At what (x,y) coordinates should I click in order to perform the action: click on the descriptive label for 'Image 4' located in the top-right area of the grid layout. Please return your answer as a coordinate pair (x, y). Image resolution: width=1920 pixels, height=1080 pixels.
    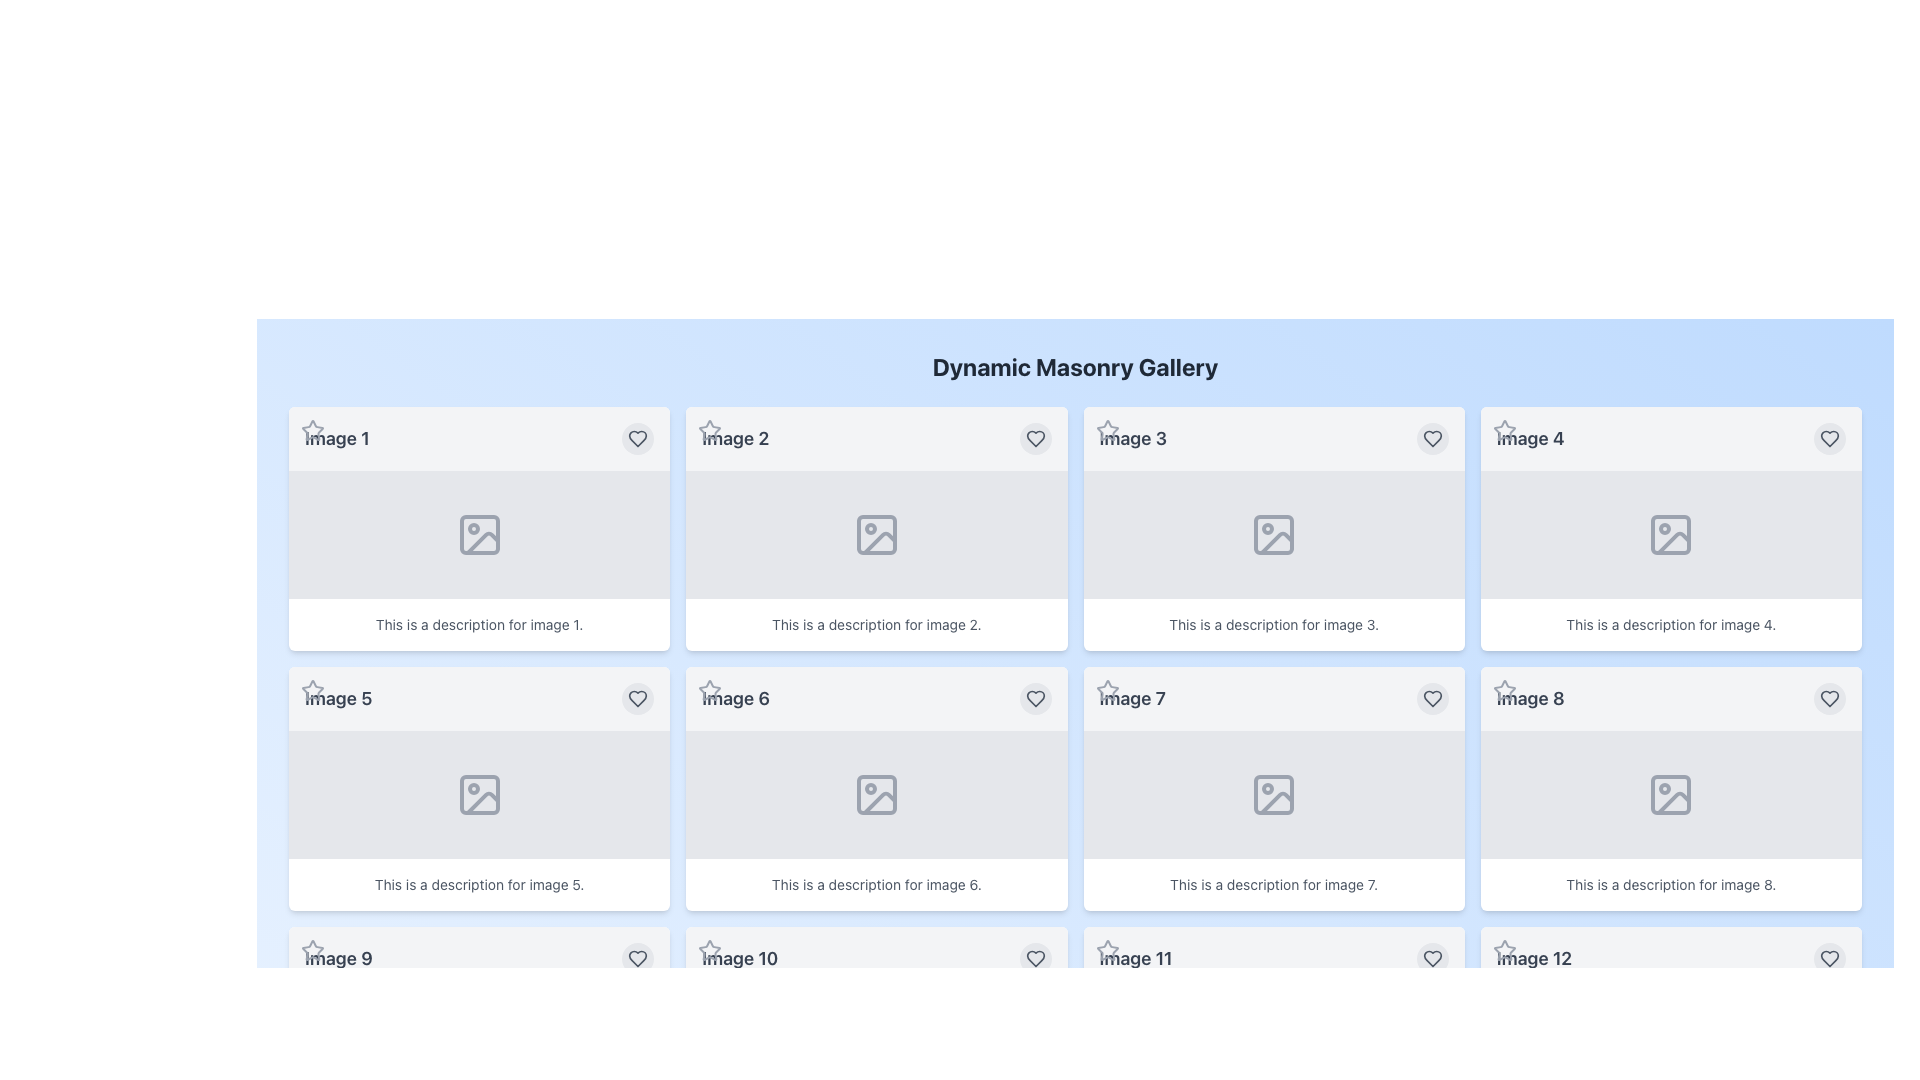
    Looking at the image, I should click on (1529, 438).